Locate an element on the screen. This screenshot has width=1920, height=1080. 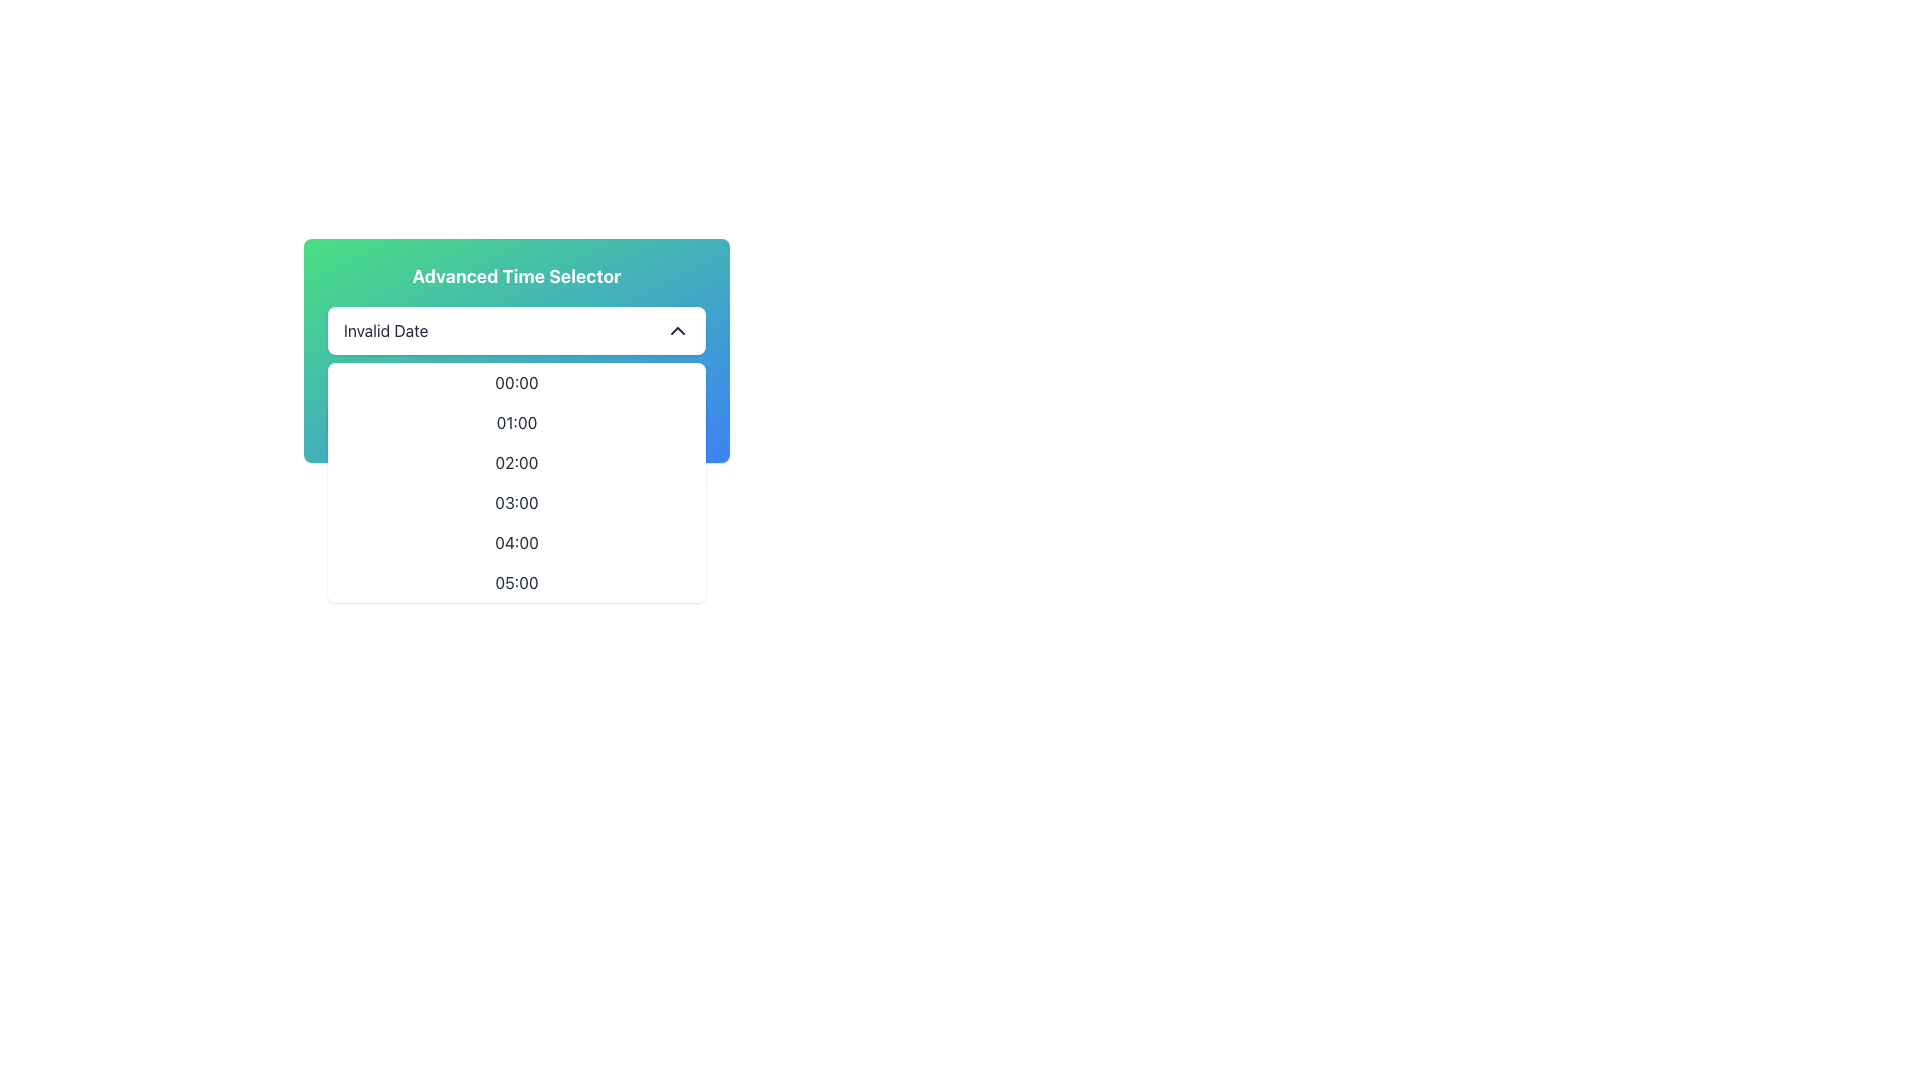
the static text label that reads 'Quick Select:', which serves as a descriptor for selectable time options is located at coordinates (517, 381).